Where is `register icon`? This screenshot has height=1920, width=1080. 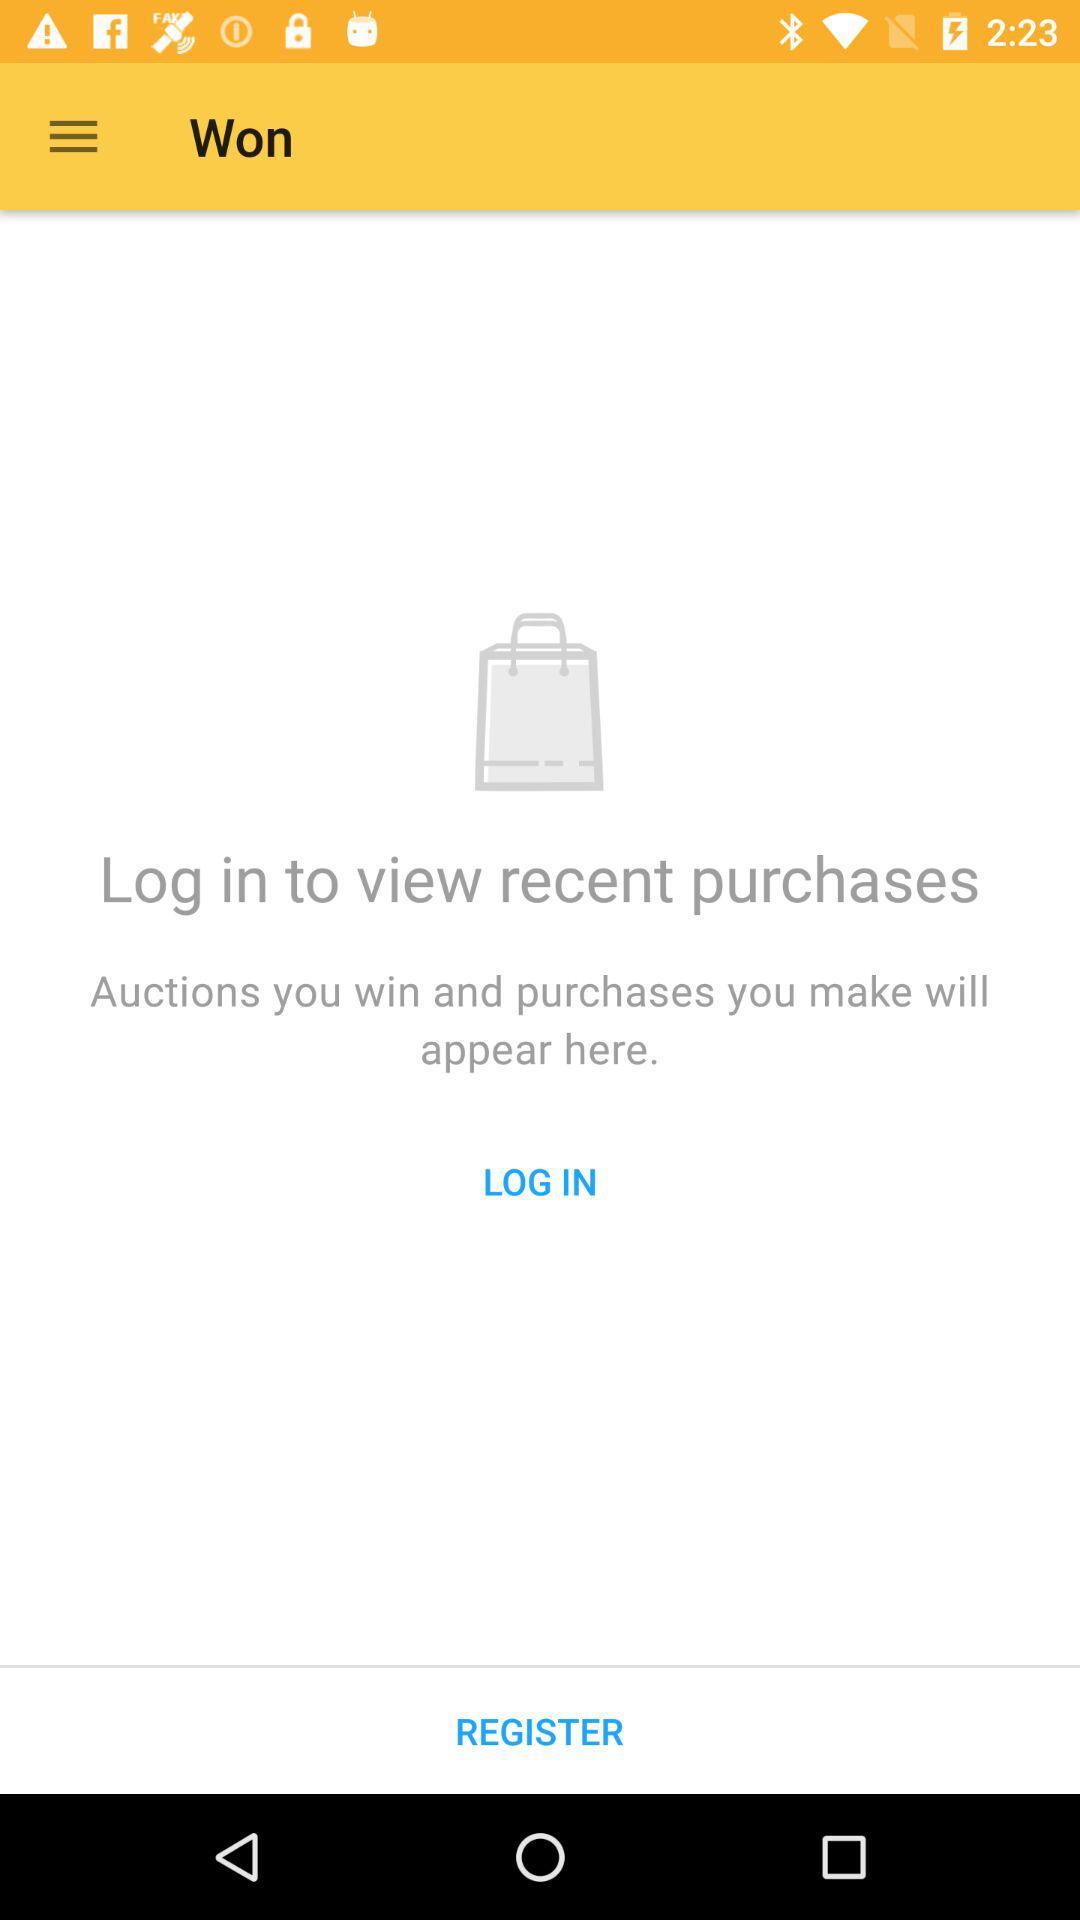
register icon is located at coordinates (538, 1730).